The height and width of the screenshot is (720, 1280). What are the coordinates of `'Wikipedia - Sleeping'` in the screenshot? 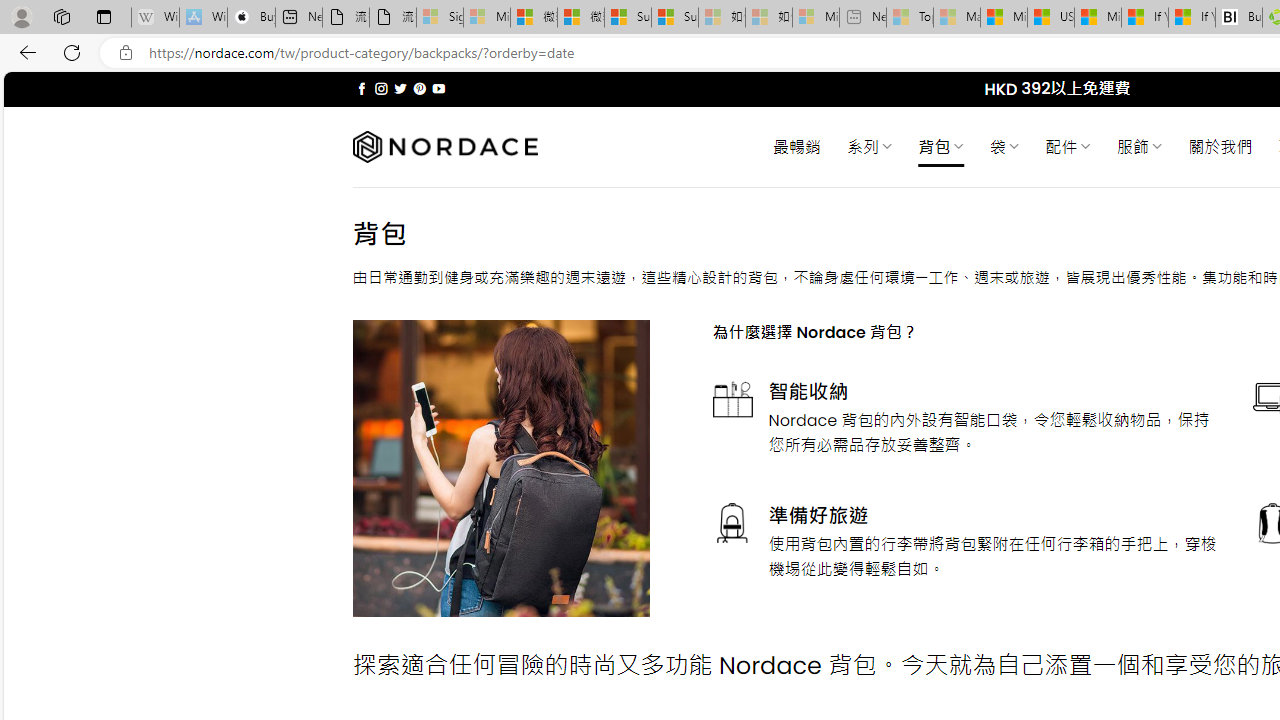 It's located at (154, 17).